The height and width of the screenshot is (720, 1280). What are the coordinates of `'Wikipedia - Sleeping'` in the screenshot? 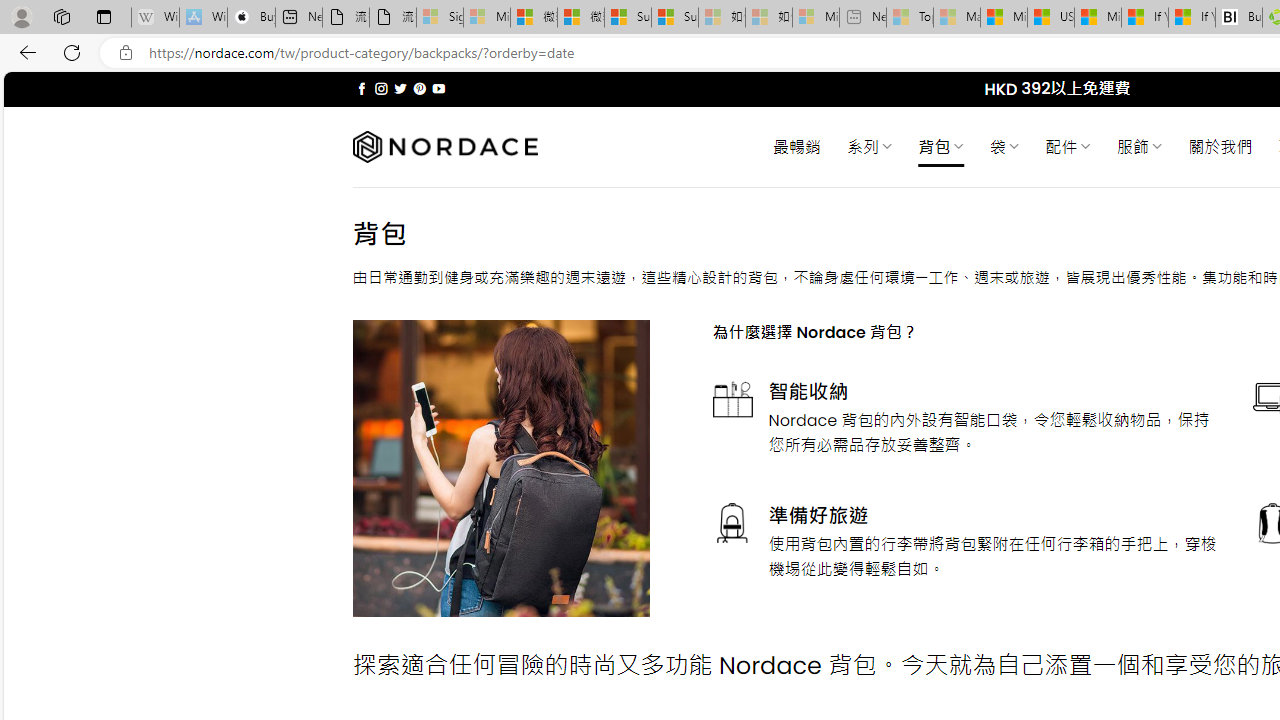 It's located at (154, 17).